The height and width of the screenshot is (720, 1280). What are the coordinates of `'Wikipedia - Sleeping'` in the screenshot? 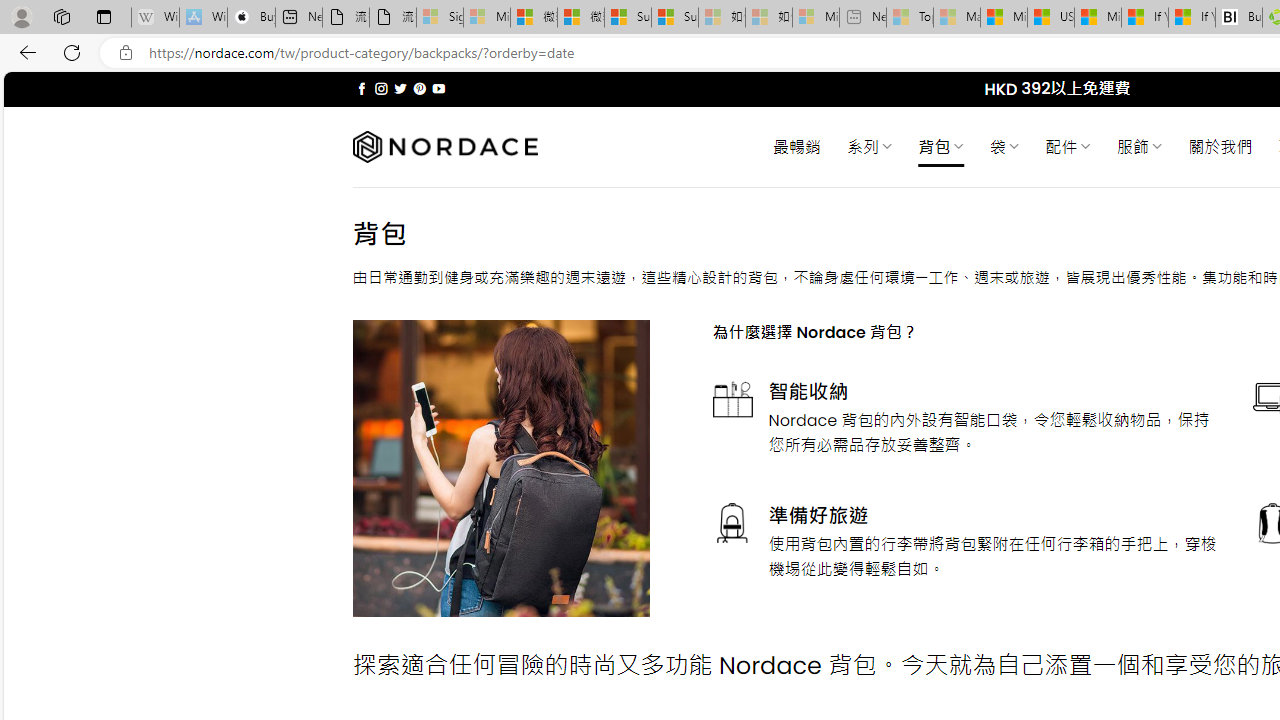 It's located at (154, 17).